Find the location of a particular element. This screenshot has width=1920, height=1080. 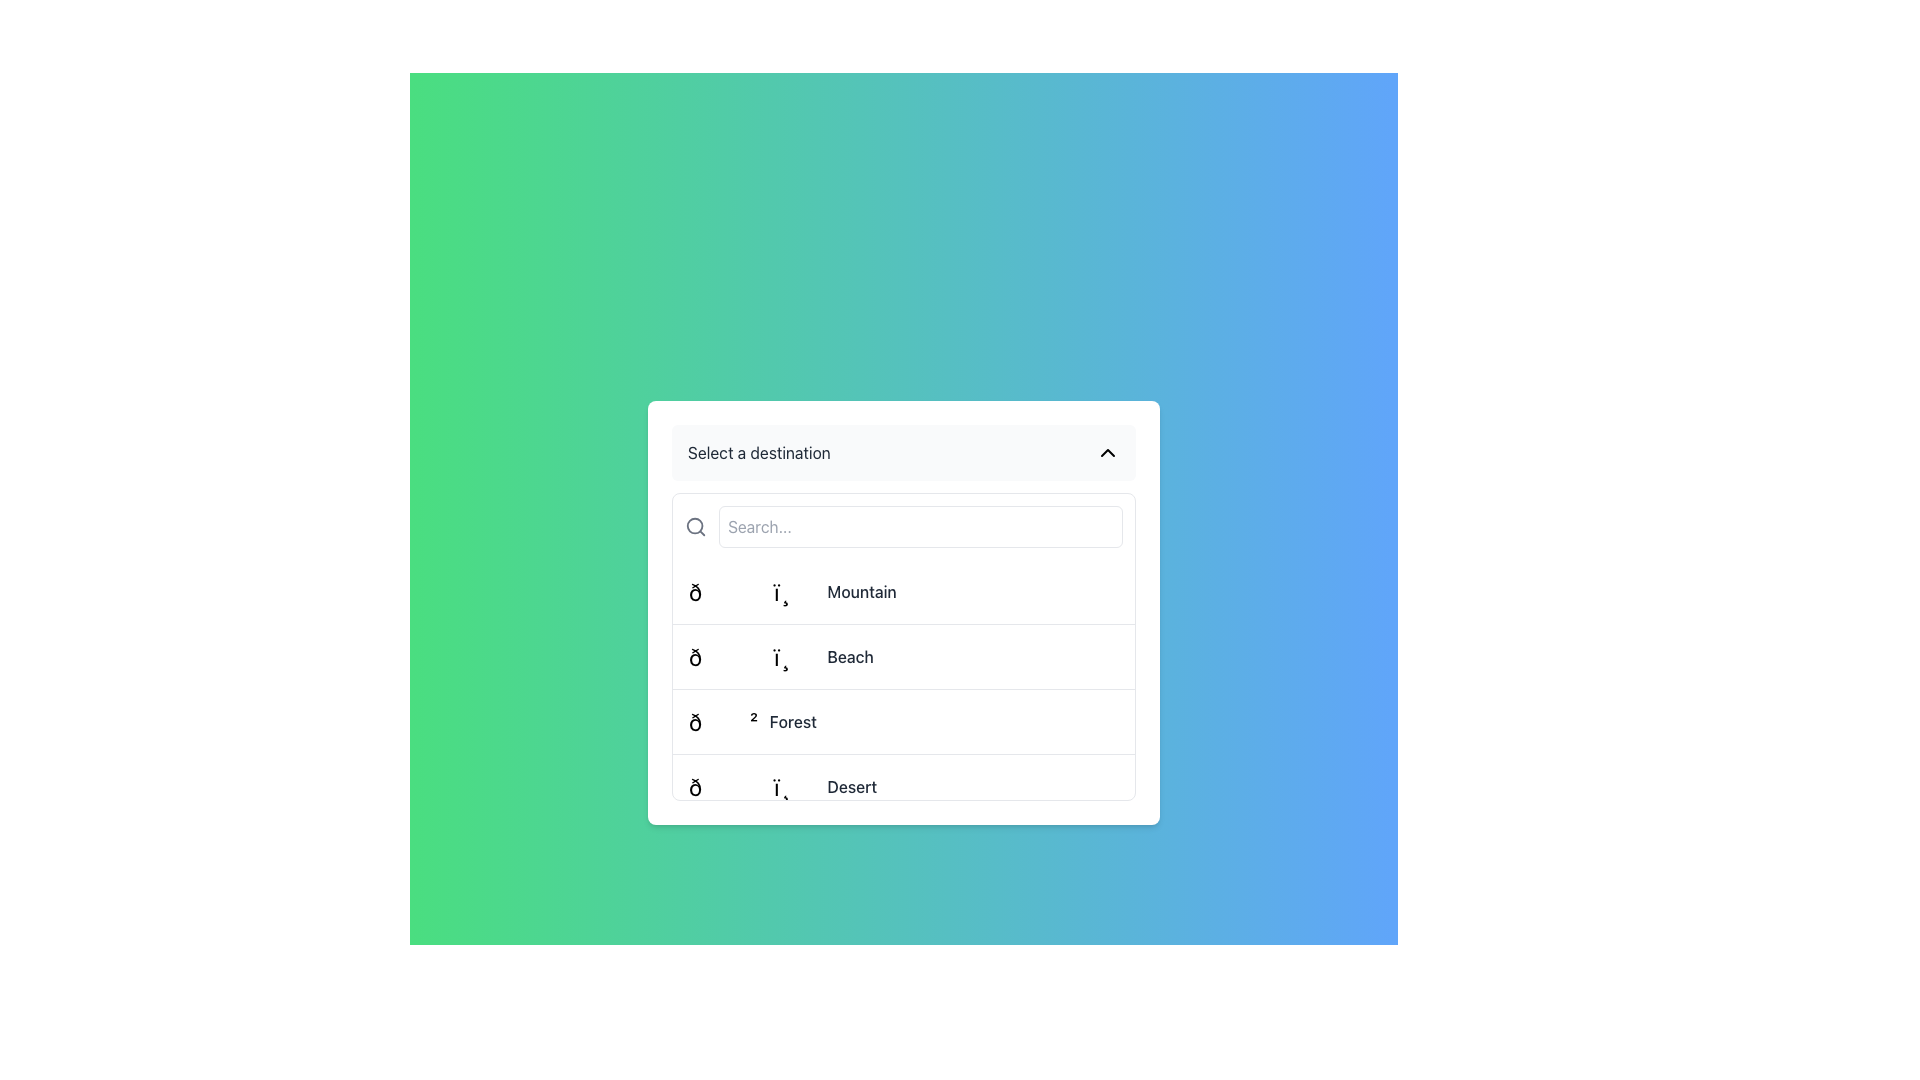

the list item associated with the text label 'Forest' by clicking on it, which is the third entry under 'Select a destination' is located at coordinates (791, 721).